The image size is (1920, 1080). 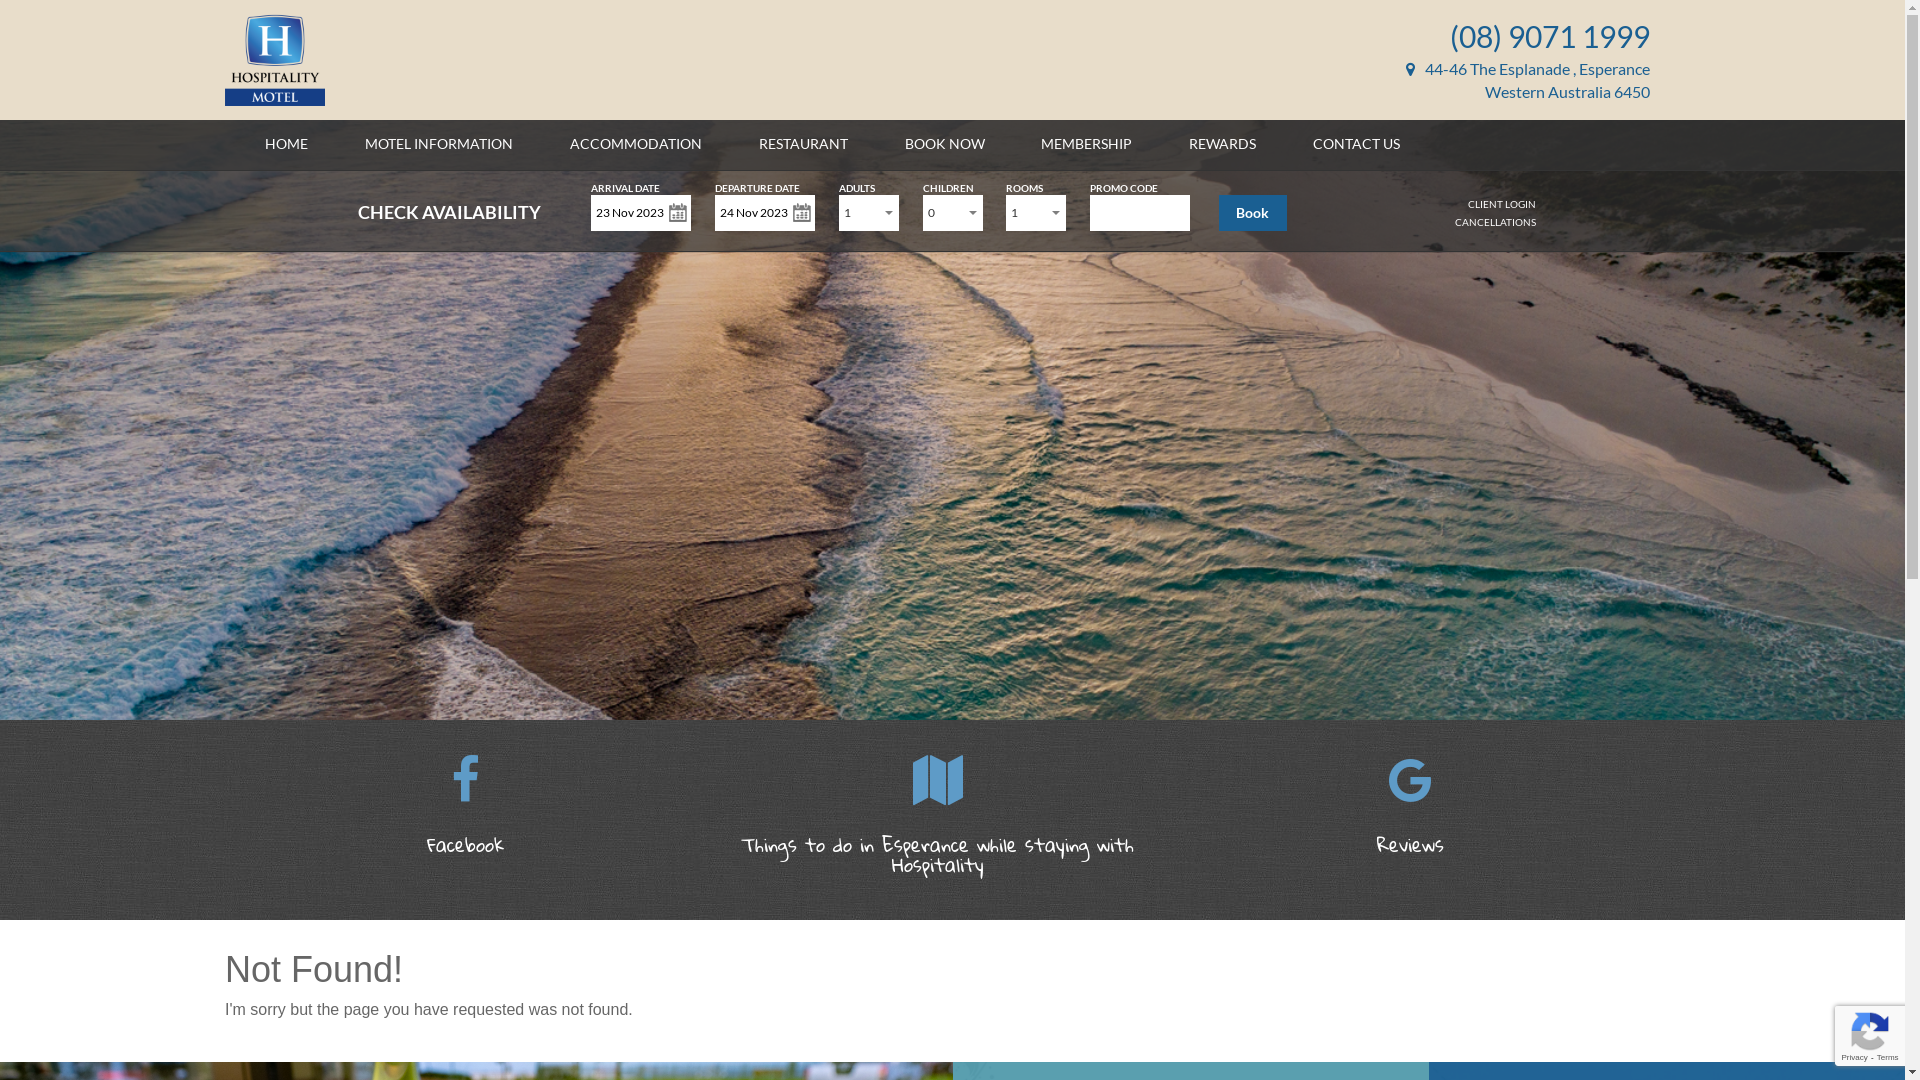 What do you see at coordinates (437, 142) in the screenshot?
I see `'MOTEL INFORMATION'` at bounding box center [437, 142].